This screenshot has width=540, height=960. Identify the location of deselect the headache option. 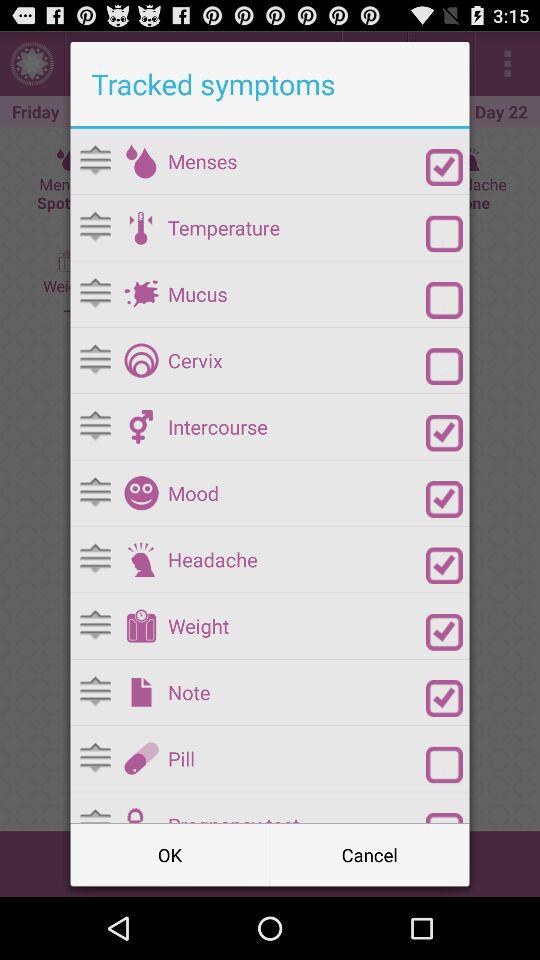
(444, 565).